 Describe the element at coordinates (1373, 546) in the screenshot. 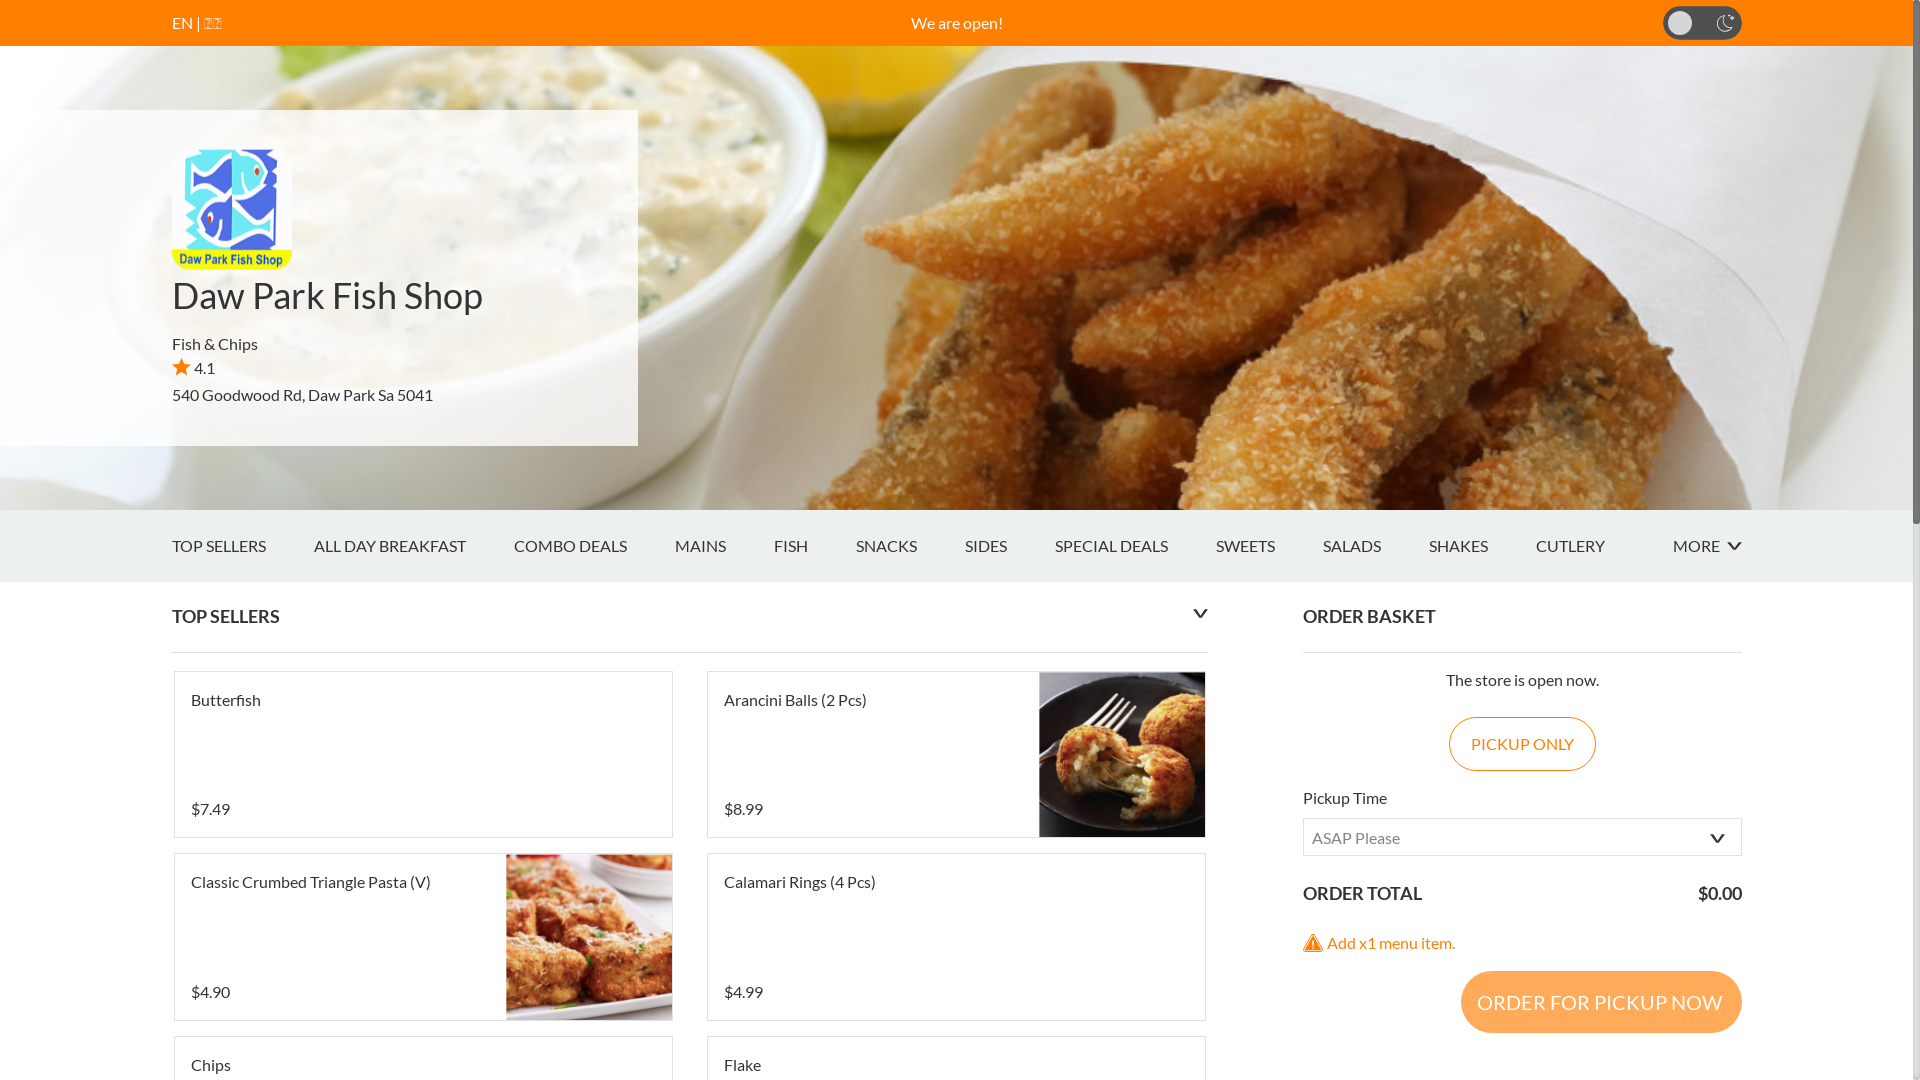

I see `'SALADS'` at that location.